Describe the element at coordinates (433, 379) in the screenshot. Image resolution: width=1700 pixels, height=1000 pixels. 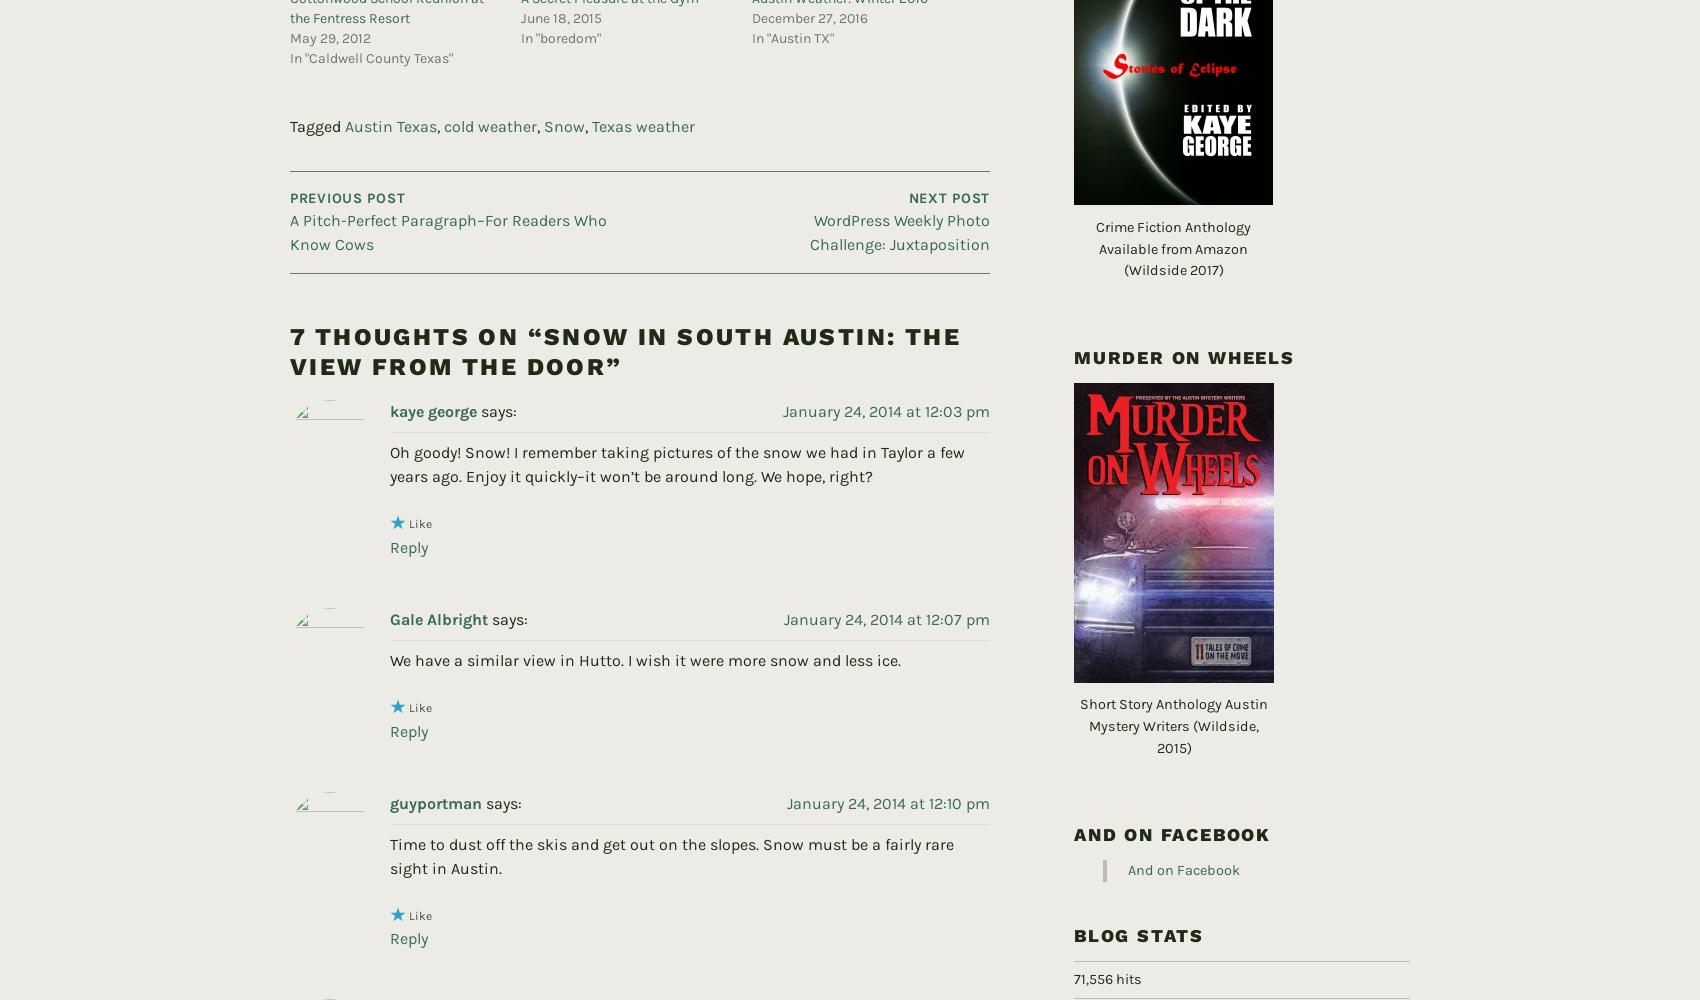
I see `'kaye george'` at that location.